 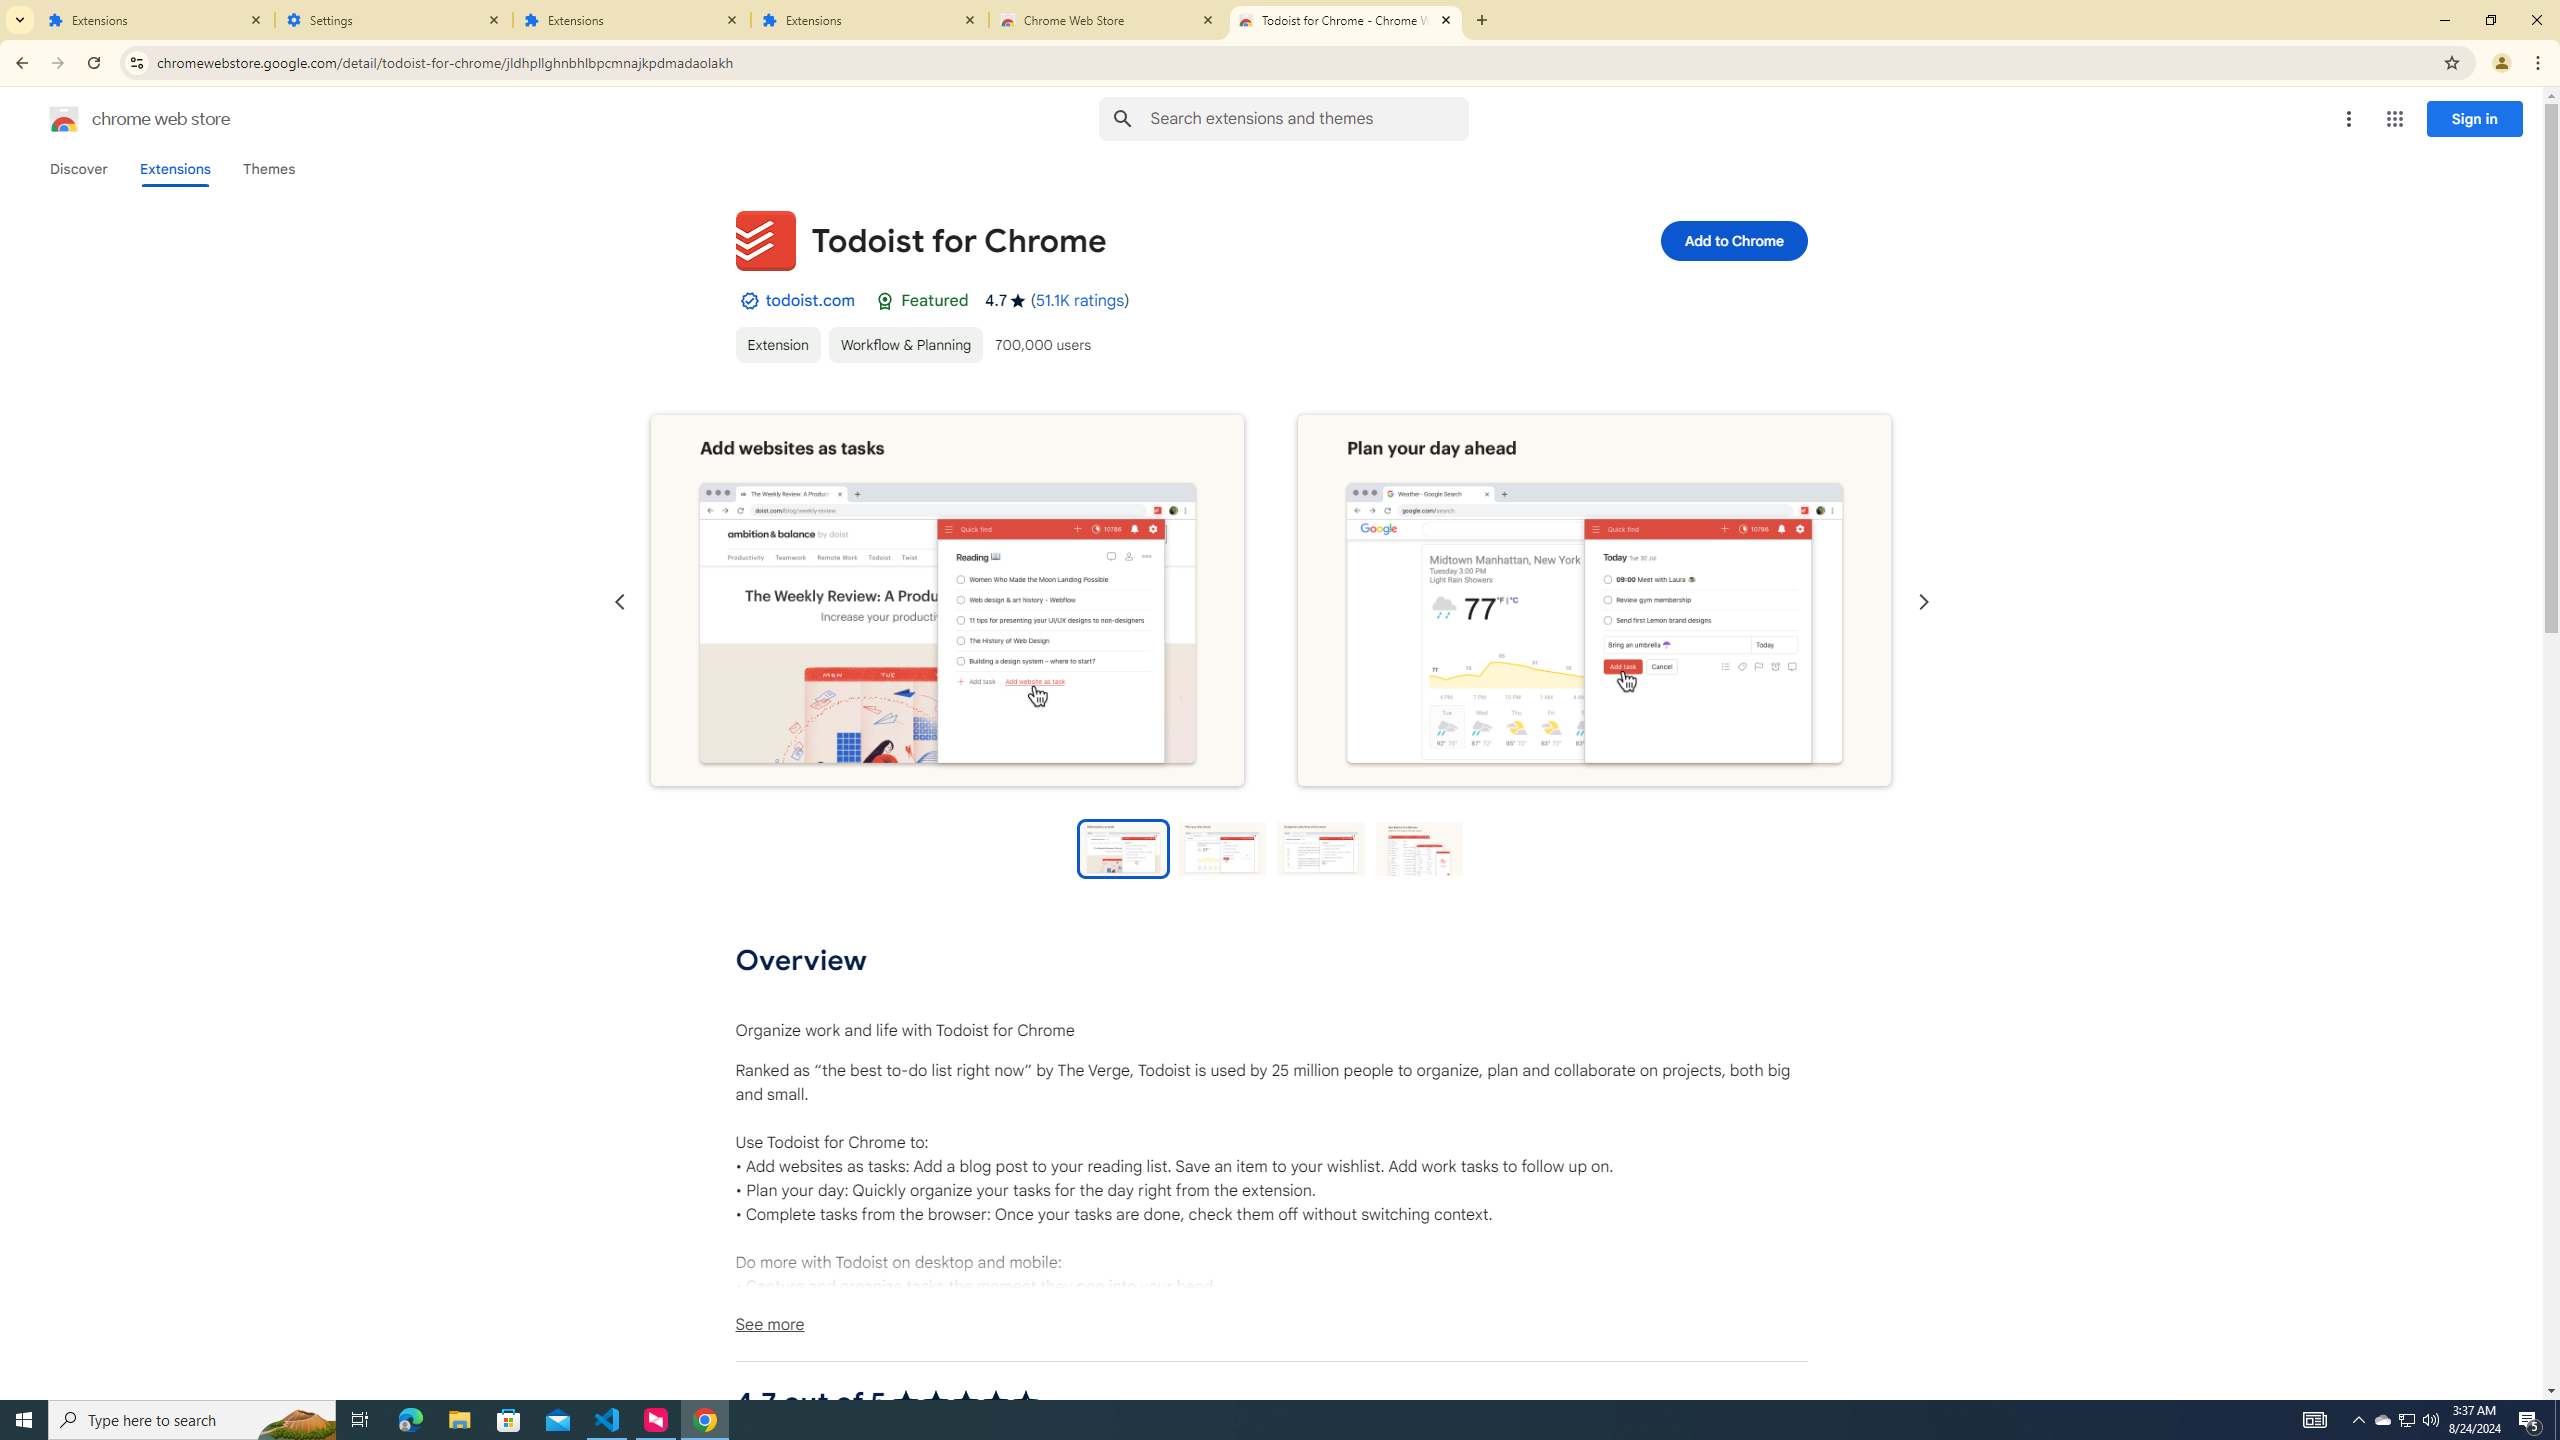 What do you see at coordinates (1320, 847) in the screenshot?
I see `'Preview slide 3'` at bounding box center [1320, 847].